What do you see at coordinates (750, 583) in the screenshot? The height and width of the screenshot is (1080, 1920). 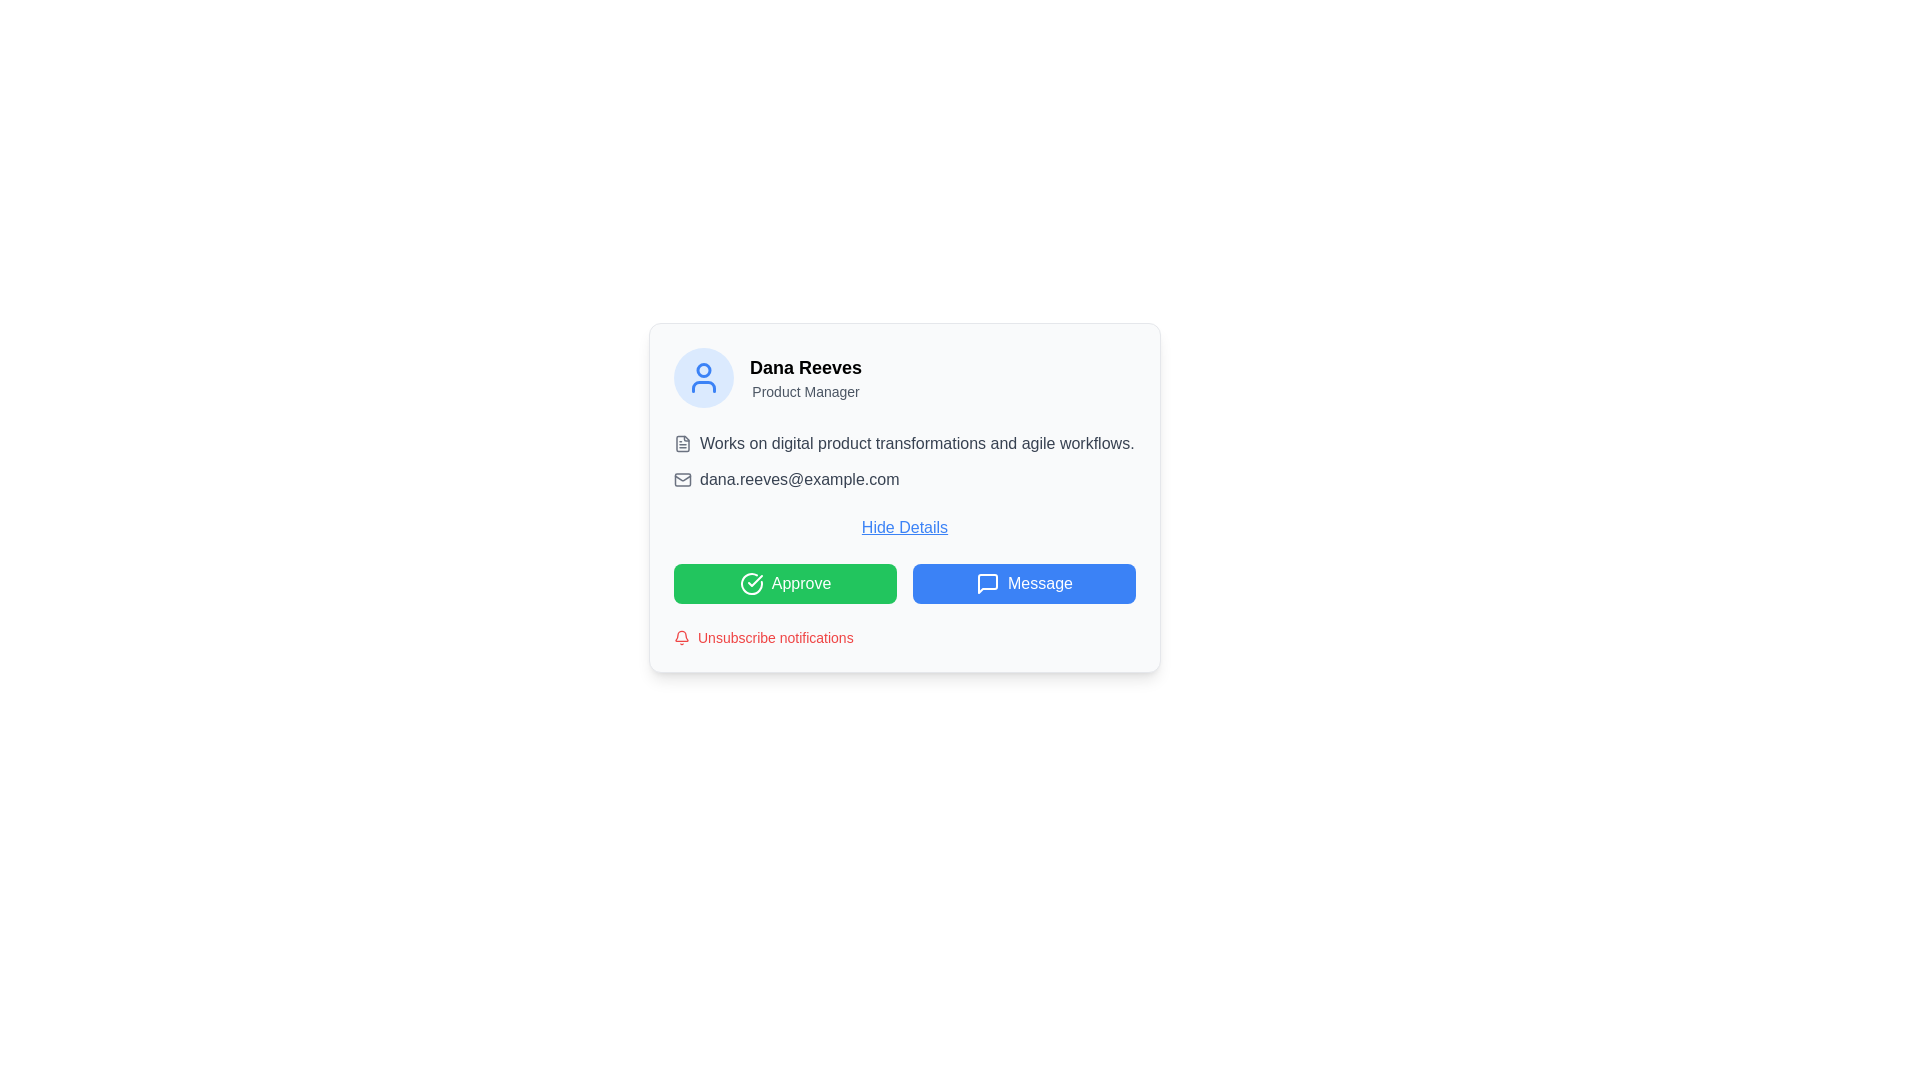 I see `the circular checkmark icon within the green 'Approve' button, which signifies an approval action and is located to the left of the 'Approve' text` at bounding box center [750, 583].